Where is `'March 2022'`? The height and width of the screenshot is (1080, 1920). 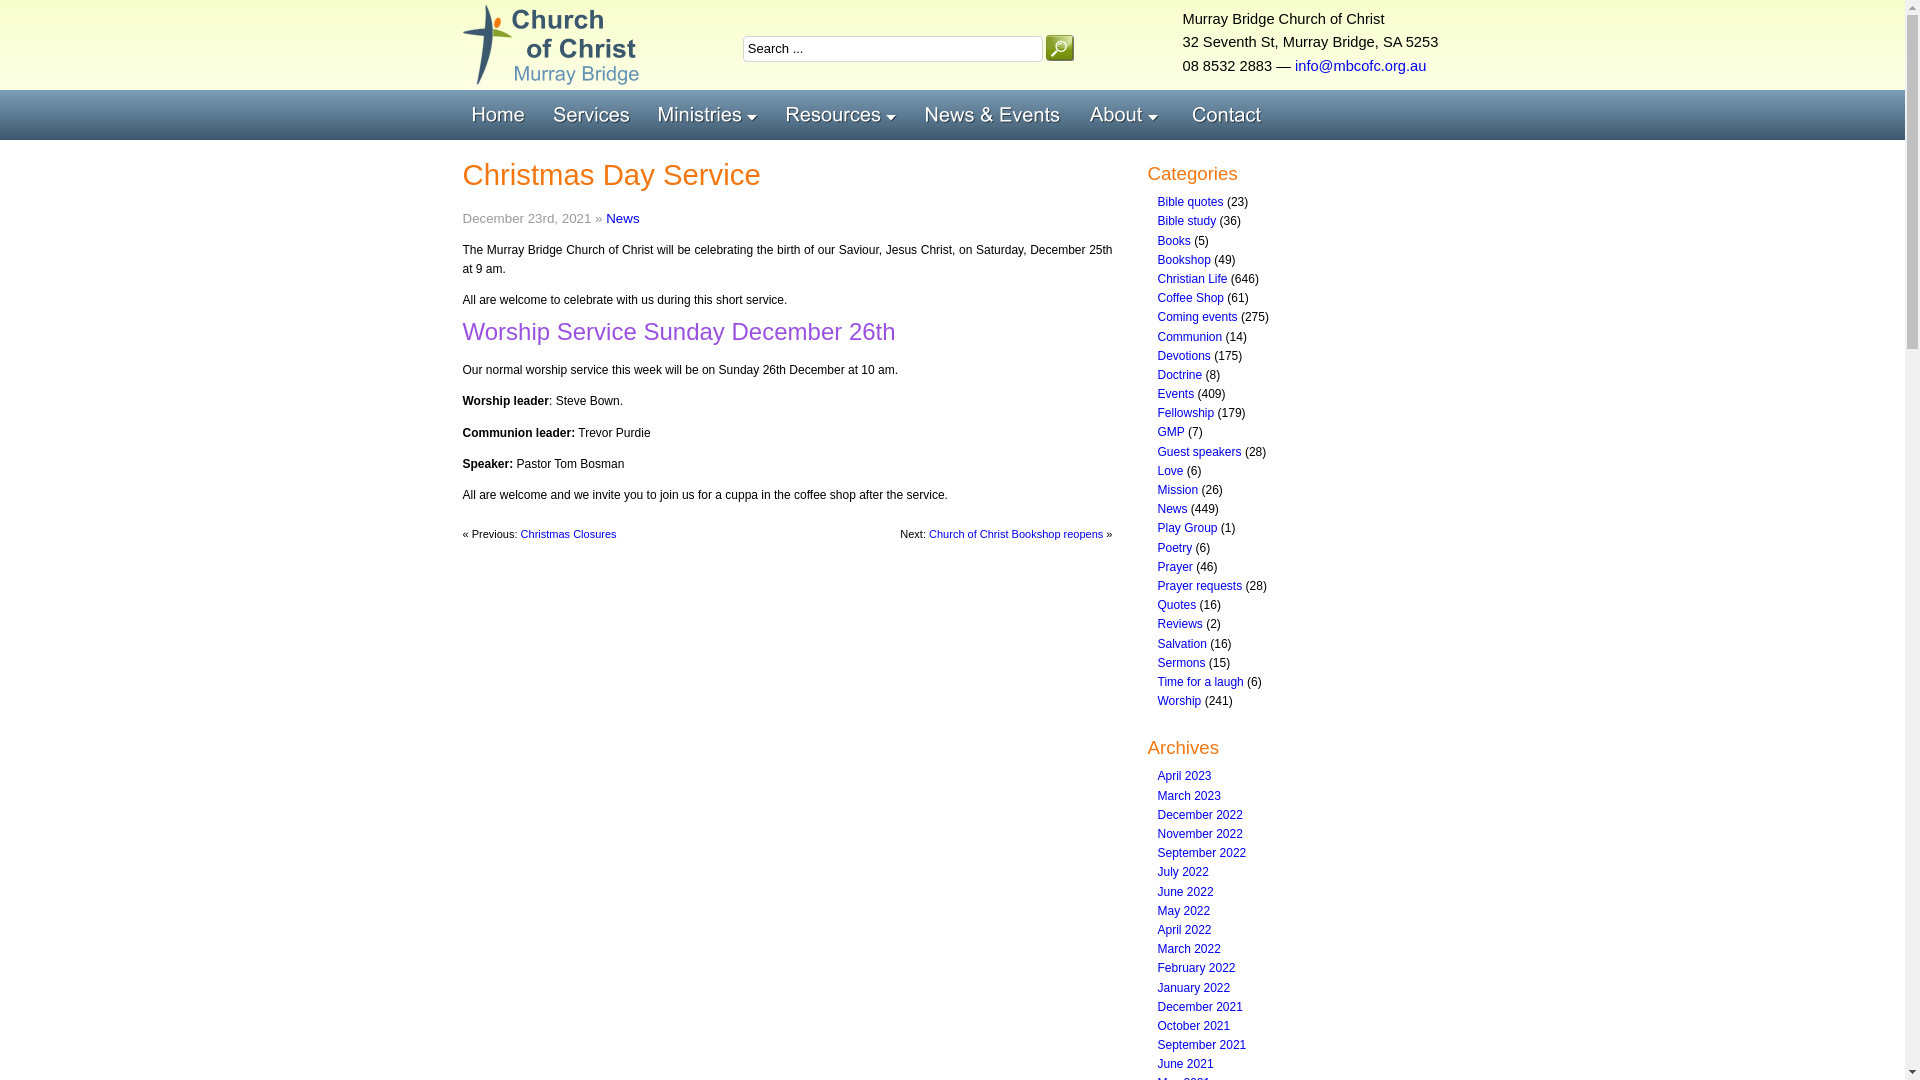
'March 2022' is located at coordinates (1189, 947).